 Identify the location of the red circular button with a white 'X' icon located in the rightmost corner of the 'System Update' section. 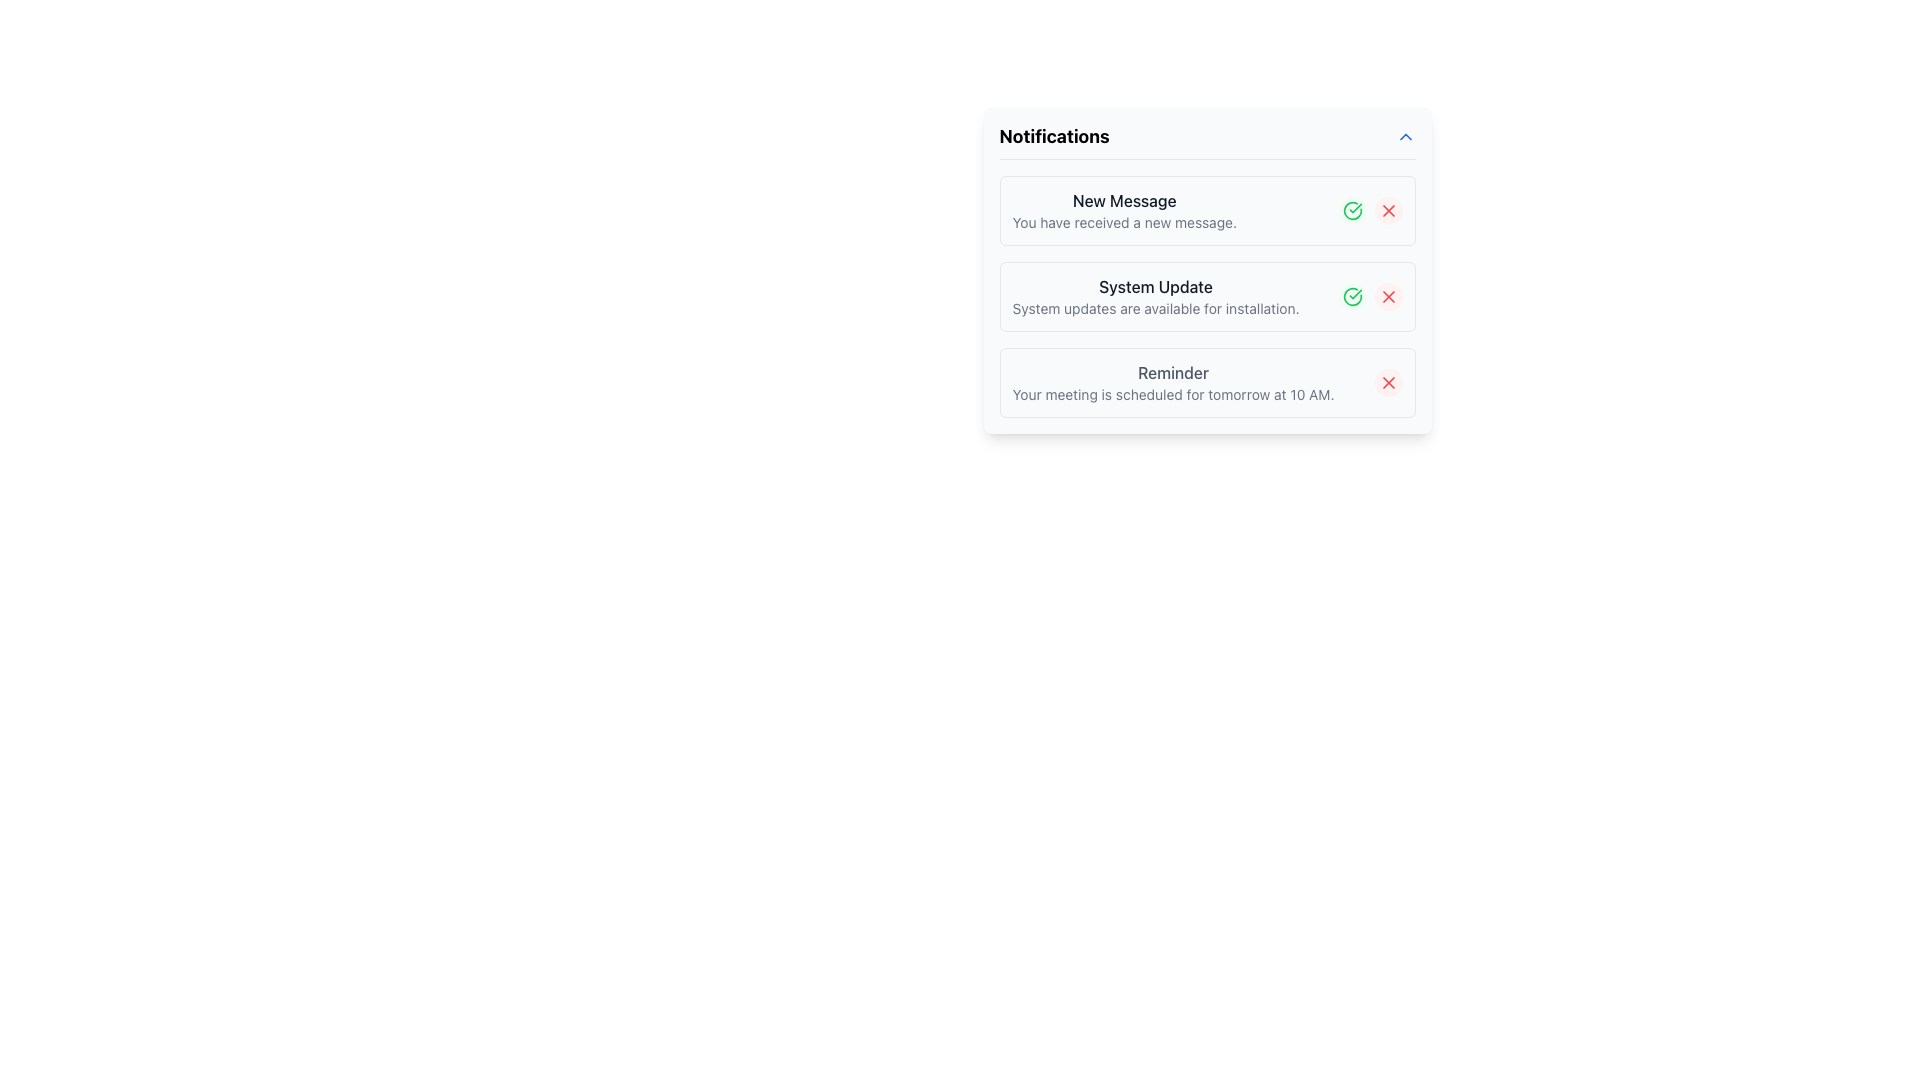
(1387, 297).